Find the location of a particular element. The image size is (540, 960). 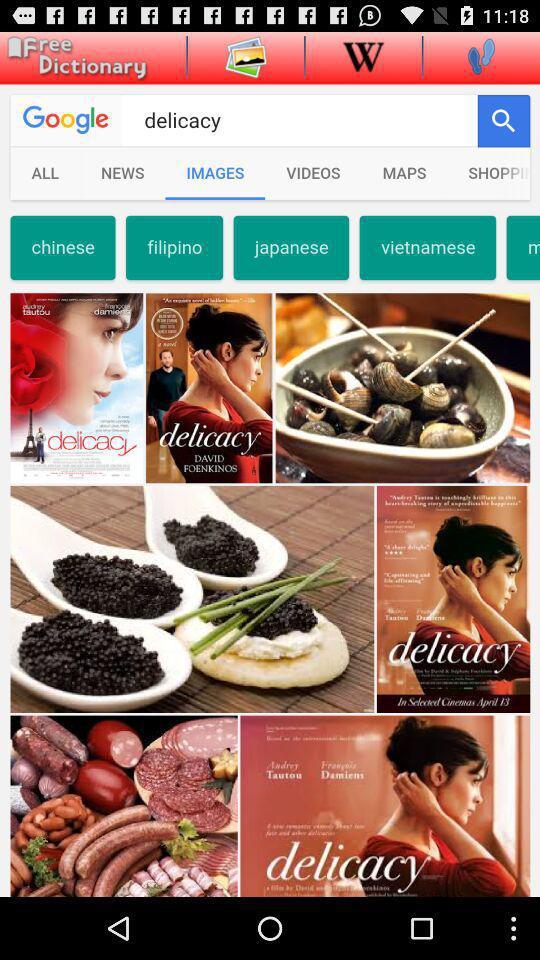

image menu is located at coordinates (246, 55).